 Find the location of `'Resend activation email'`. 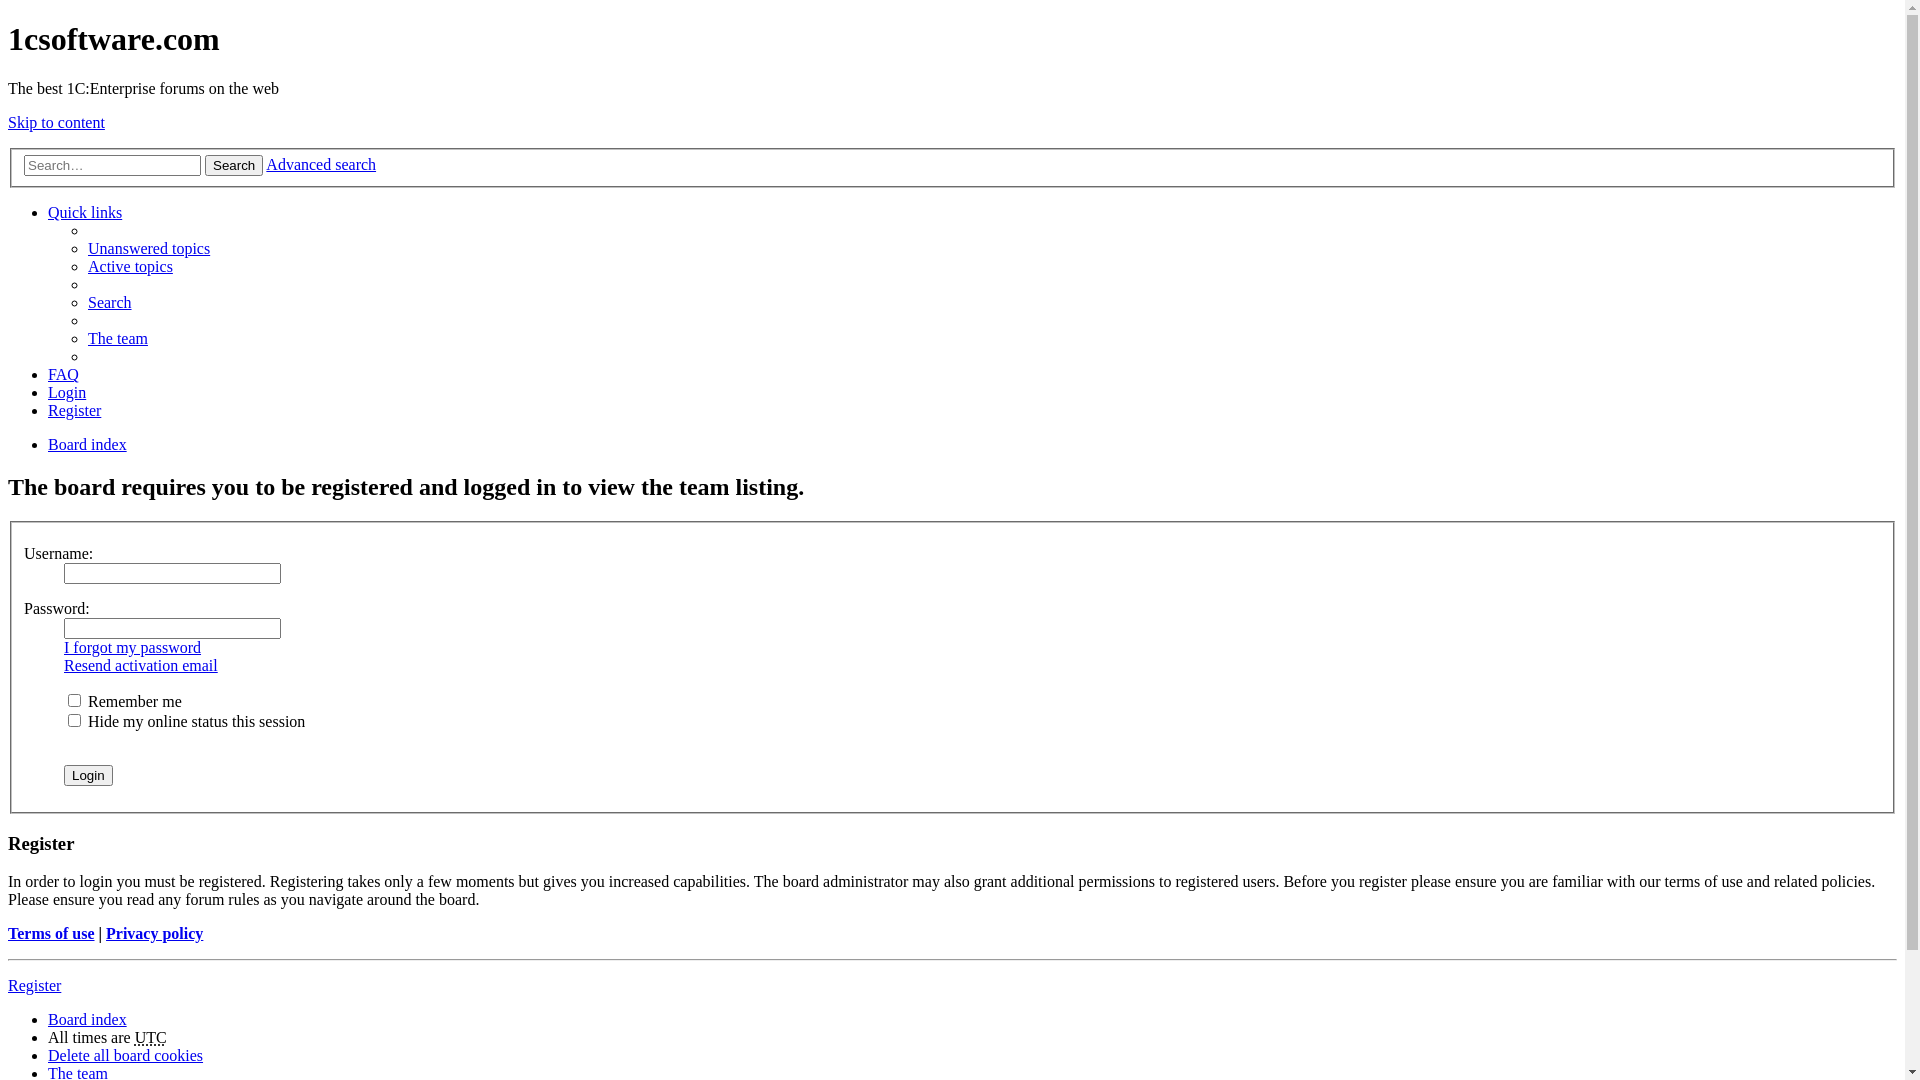

'Resend activation email' is located at coordinates (139, 665).